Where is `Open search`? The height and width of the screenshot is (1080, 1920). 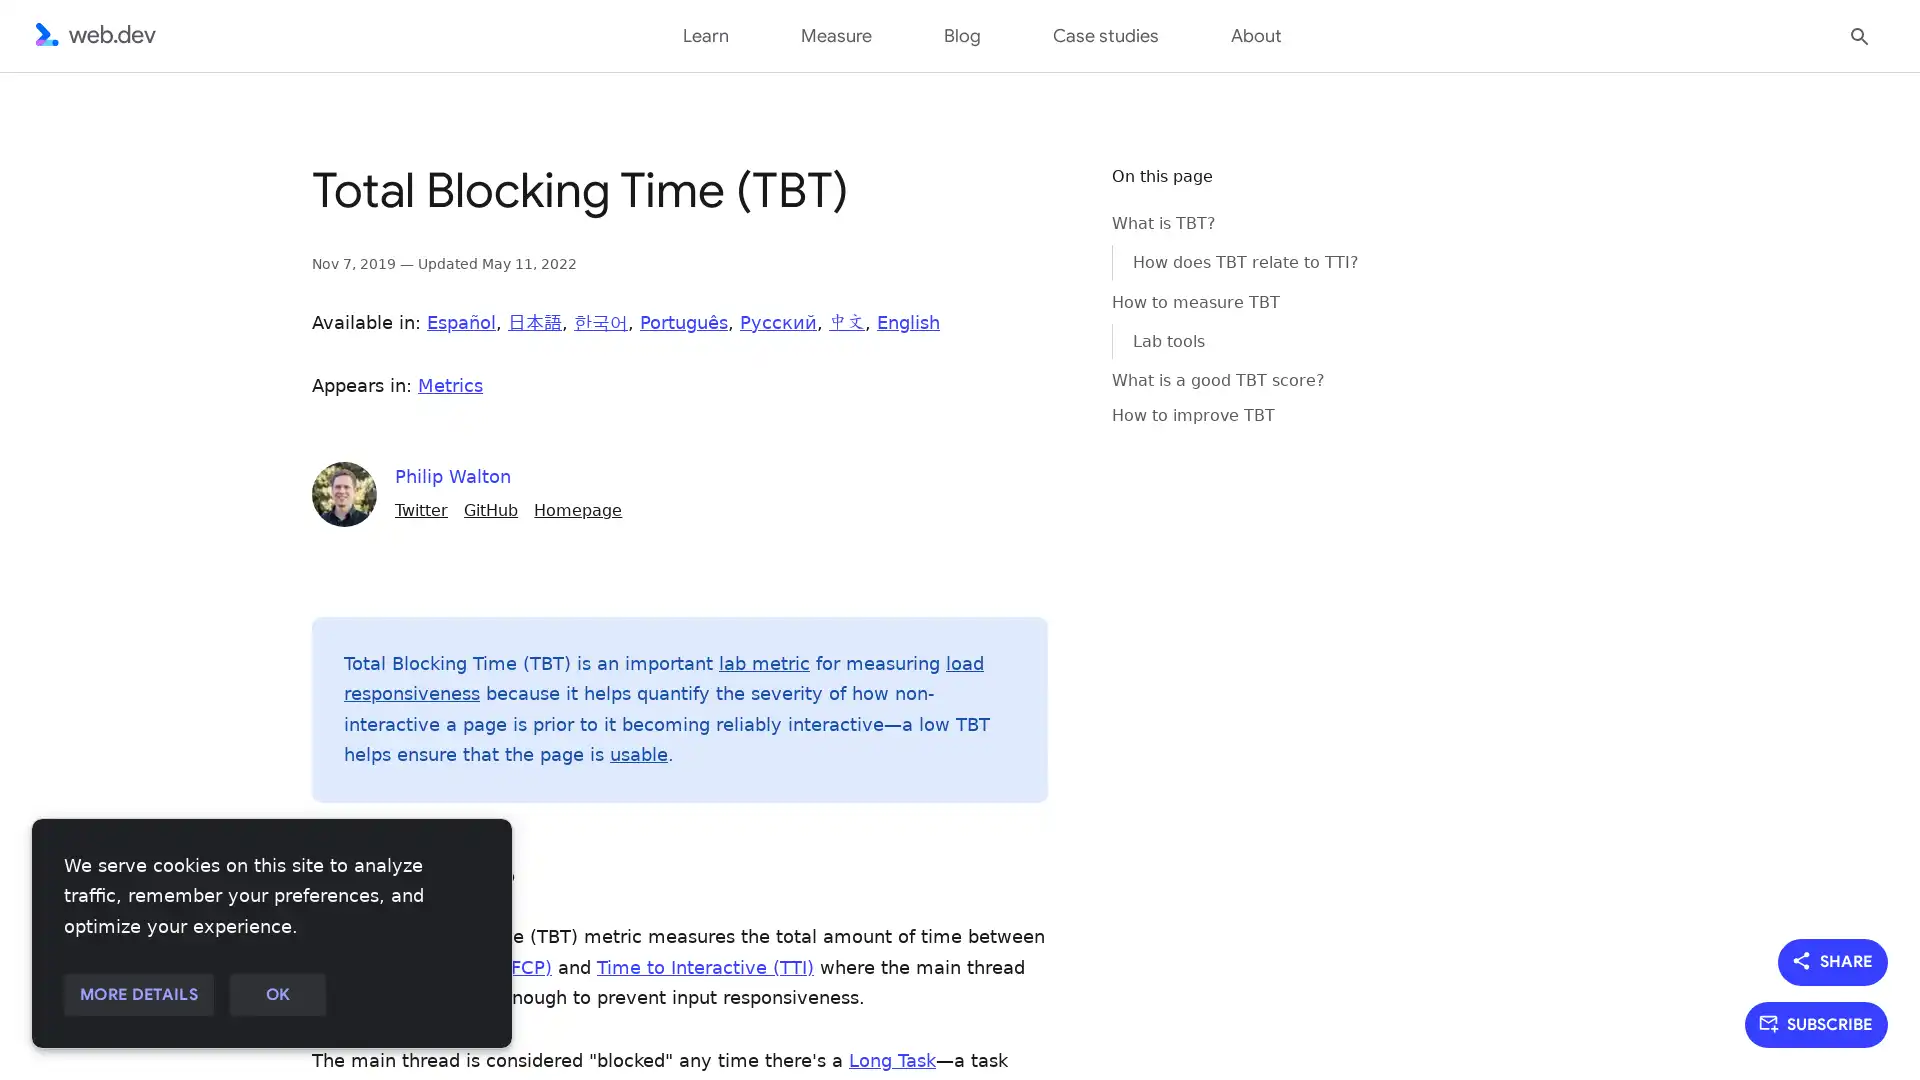
Open search is located at coordinates (1859, 34).